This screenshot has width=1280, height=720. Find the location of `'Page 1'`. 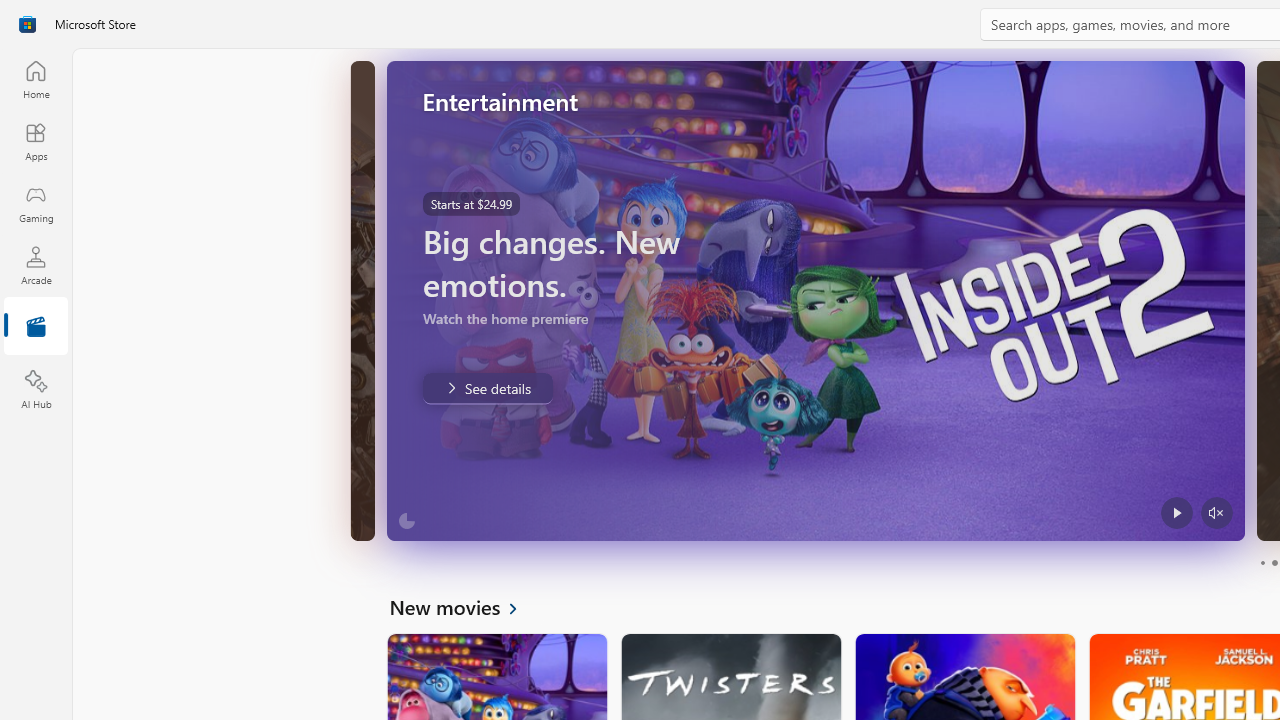

'Page 1' is located at coordinates (1261, 563).